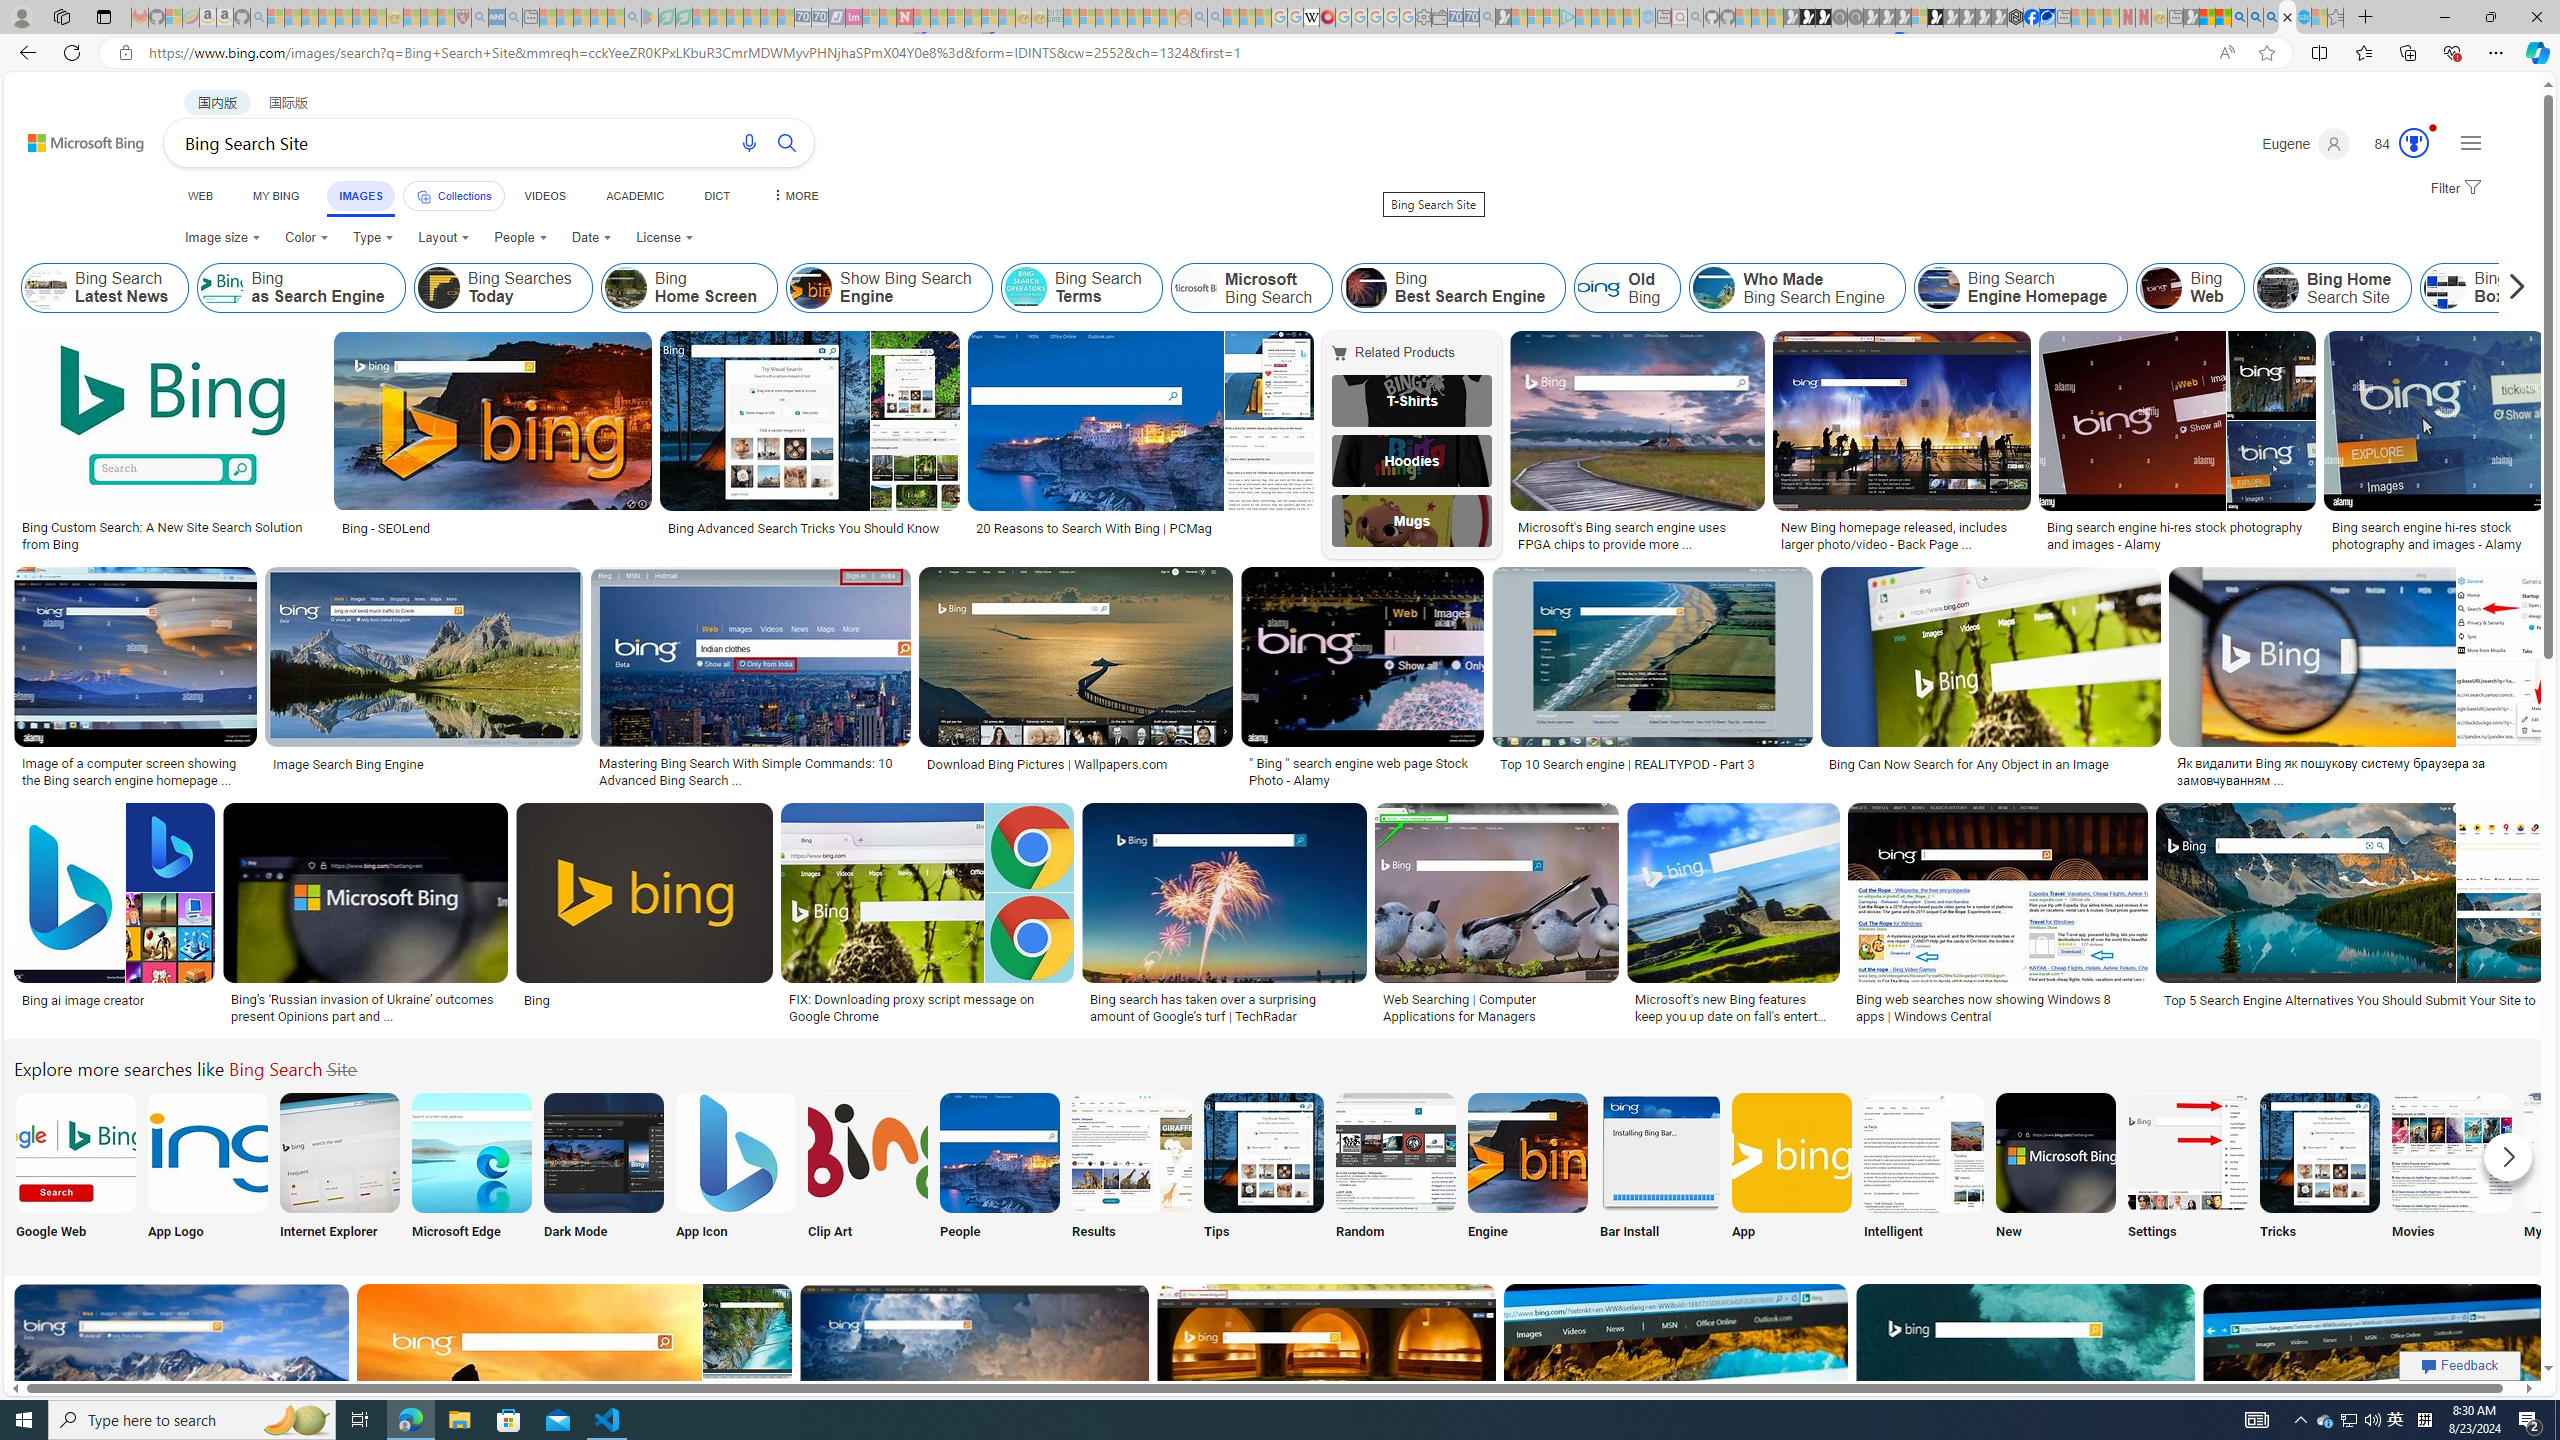 Image resolution: width=2560 pixels, height=1440 pixels. What do you see at coordinates (2319, 1169) in the screenshot?
I see `'Tricks'` at bounding box center [2319, 1169].